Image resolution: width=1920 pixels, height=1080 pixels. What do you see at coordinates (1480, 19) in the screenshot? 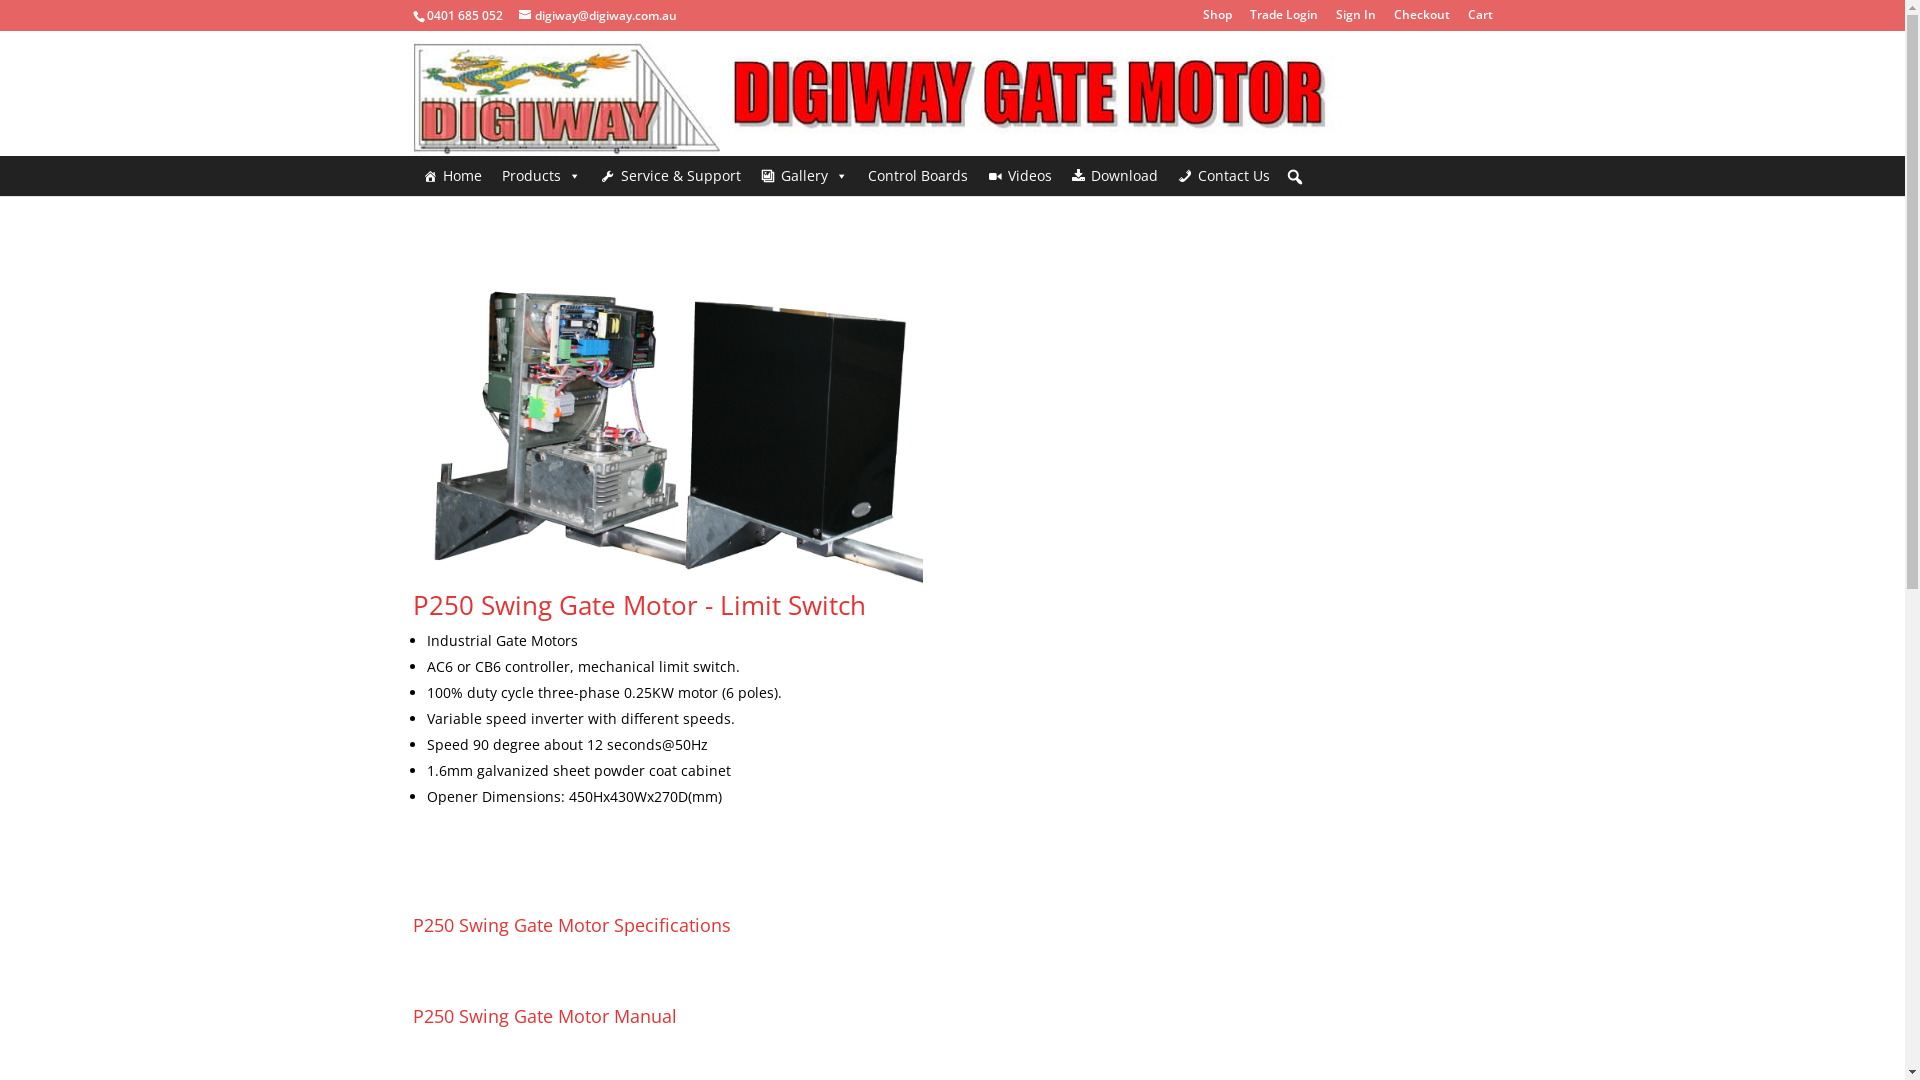
I see `'Cart'` at bounding box center [1480, 19].